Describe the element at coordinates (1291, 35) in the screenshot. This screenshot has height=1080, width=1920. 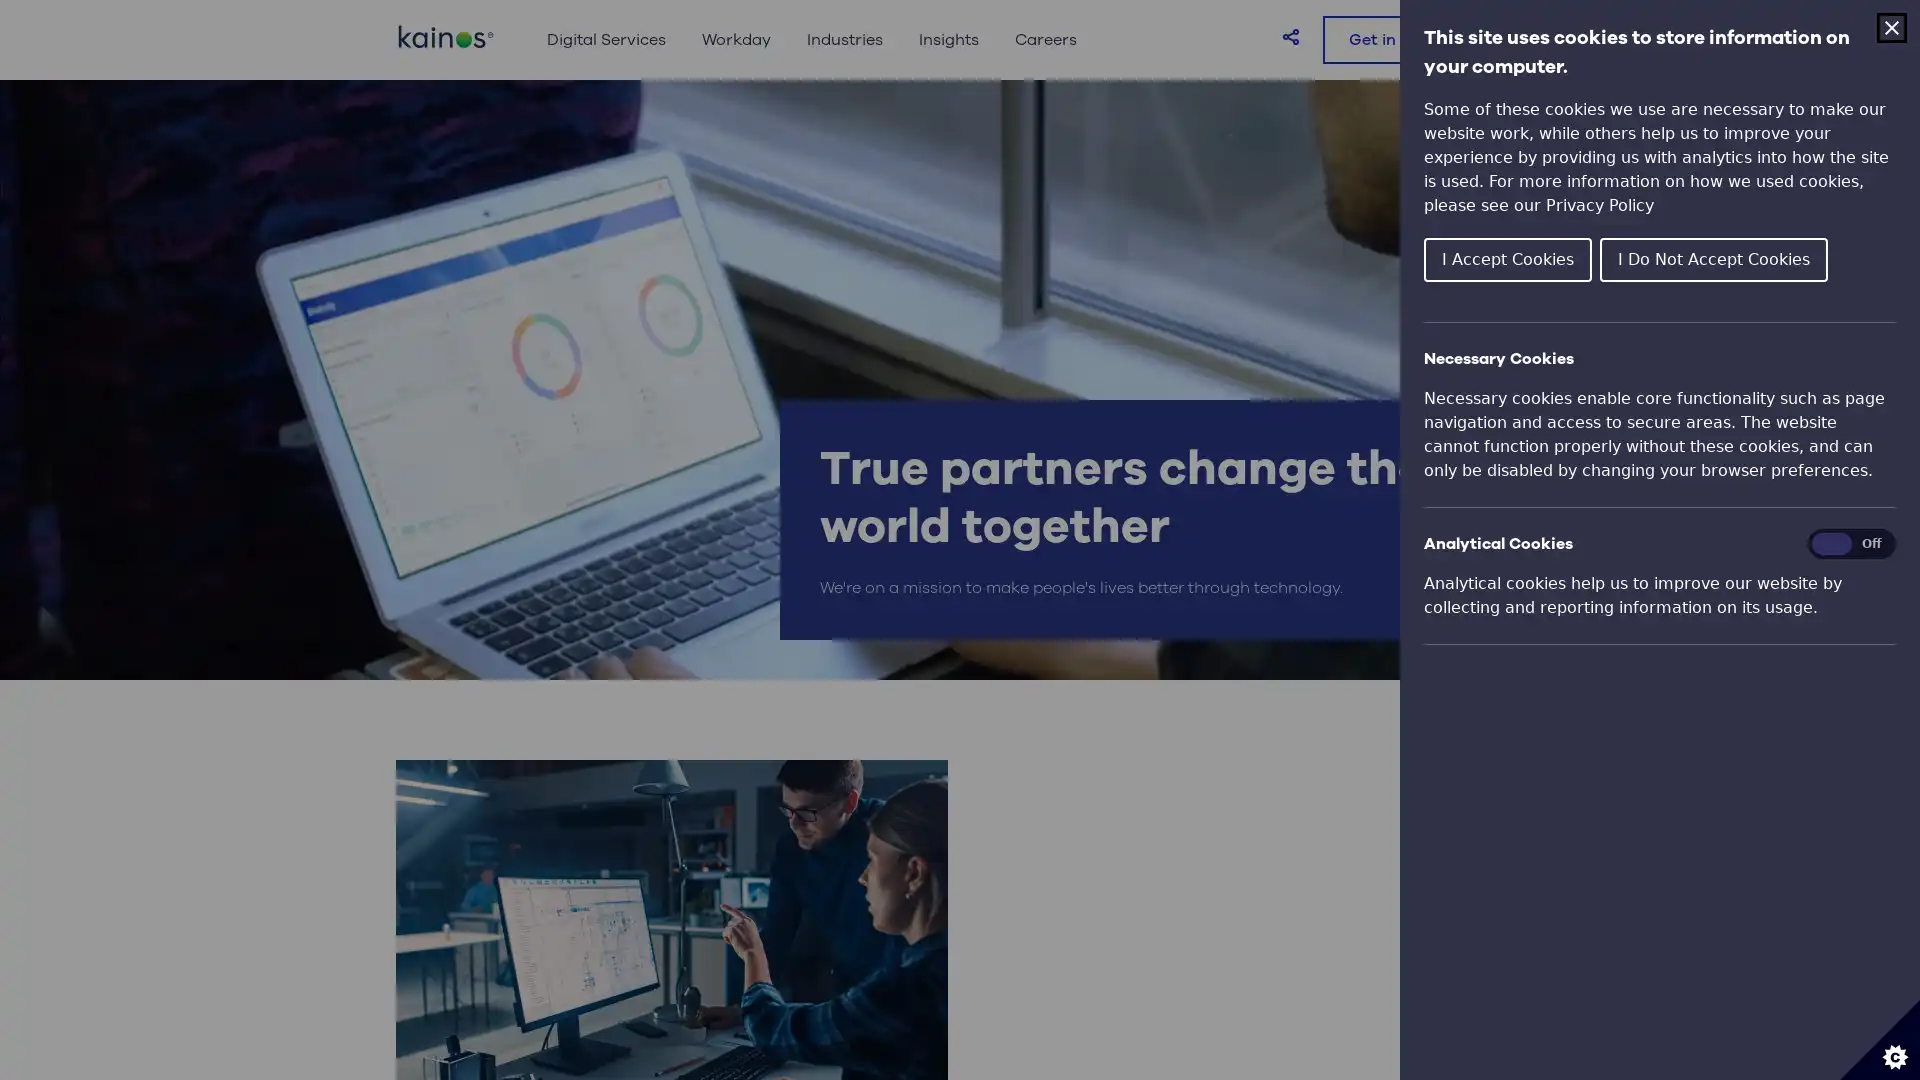
I see `Open Share icons modal window` at that location.